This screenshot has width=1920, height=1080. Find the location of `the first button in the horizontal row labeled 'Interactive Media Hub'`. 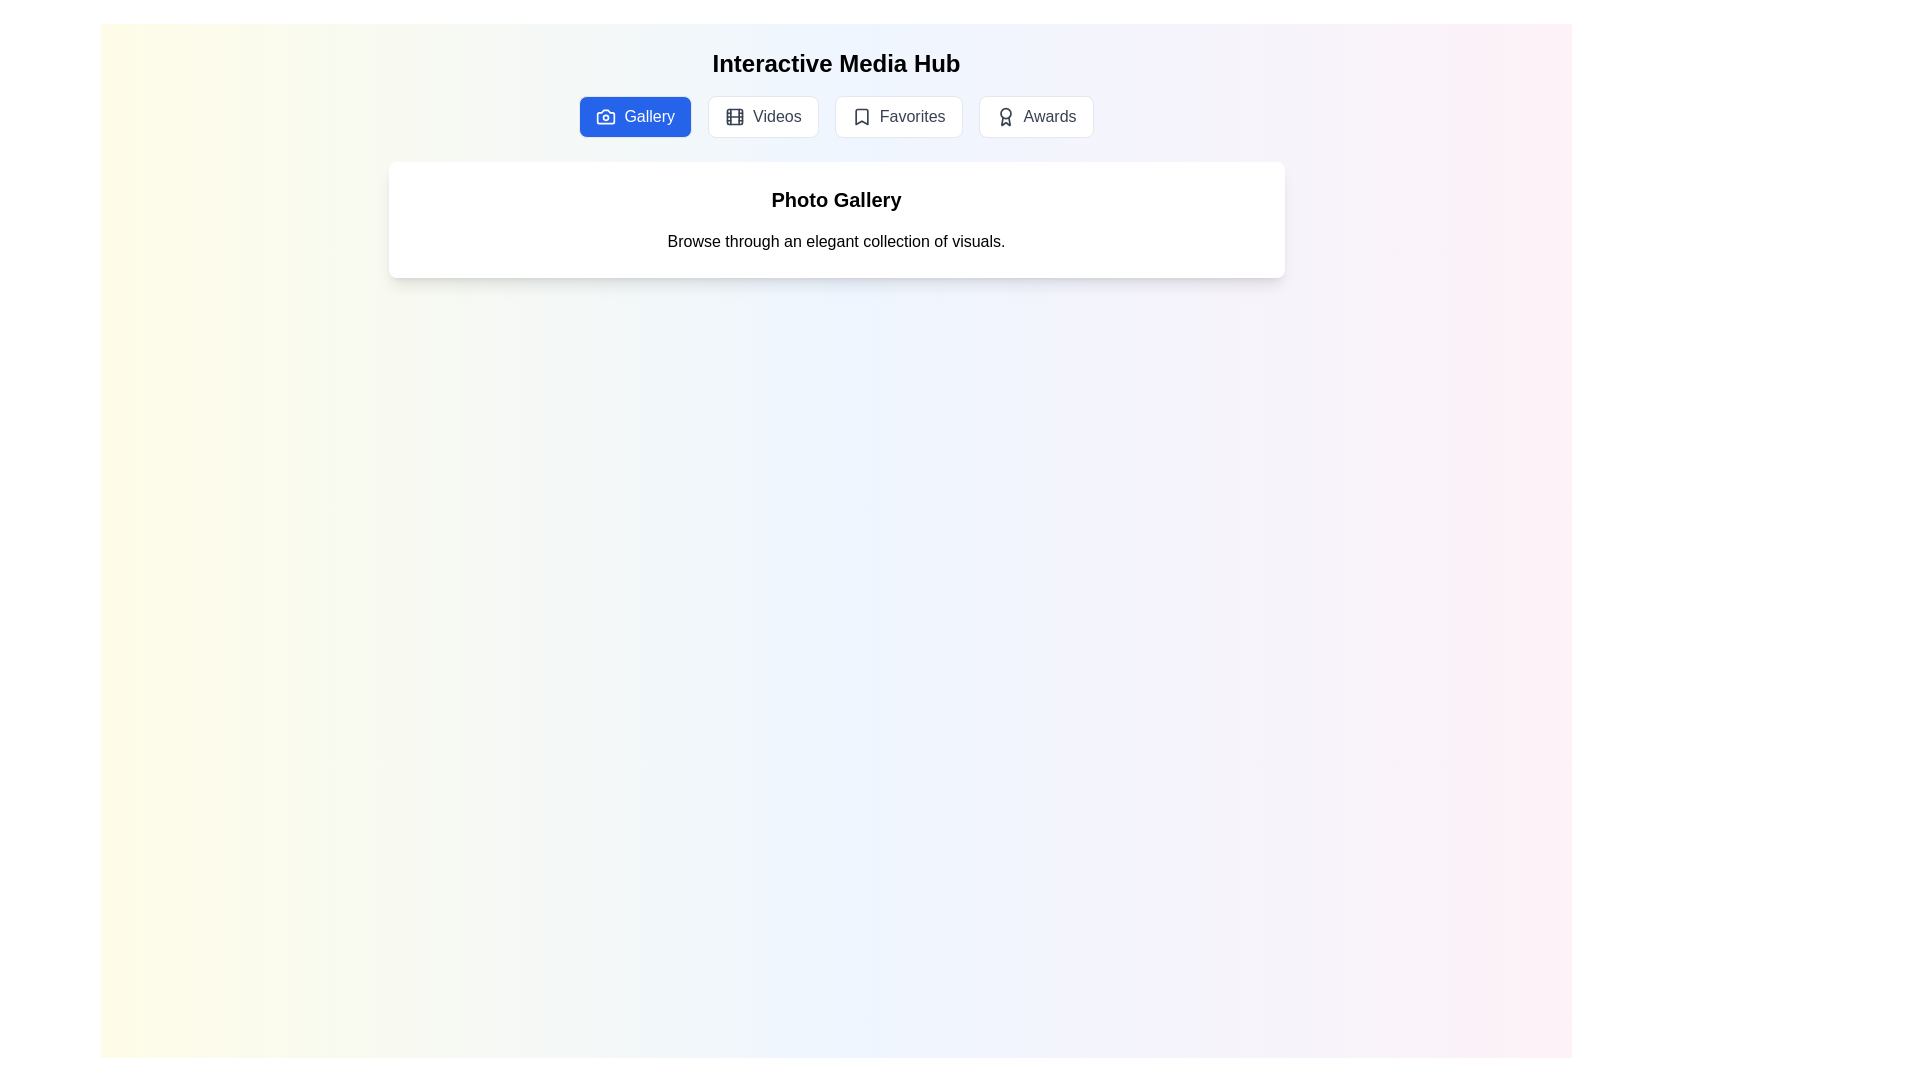

the first button in the horizontal row labeled 'Interactive Media Hub' is located at coordinates (634, 116).